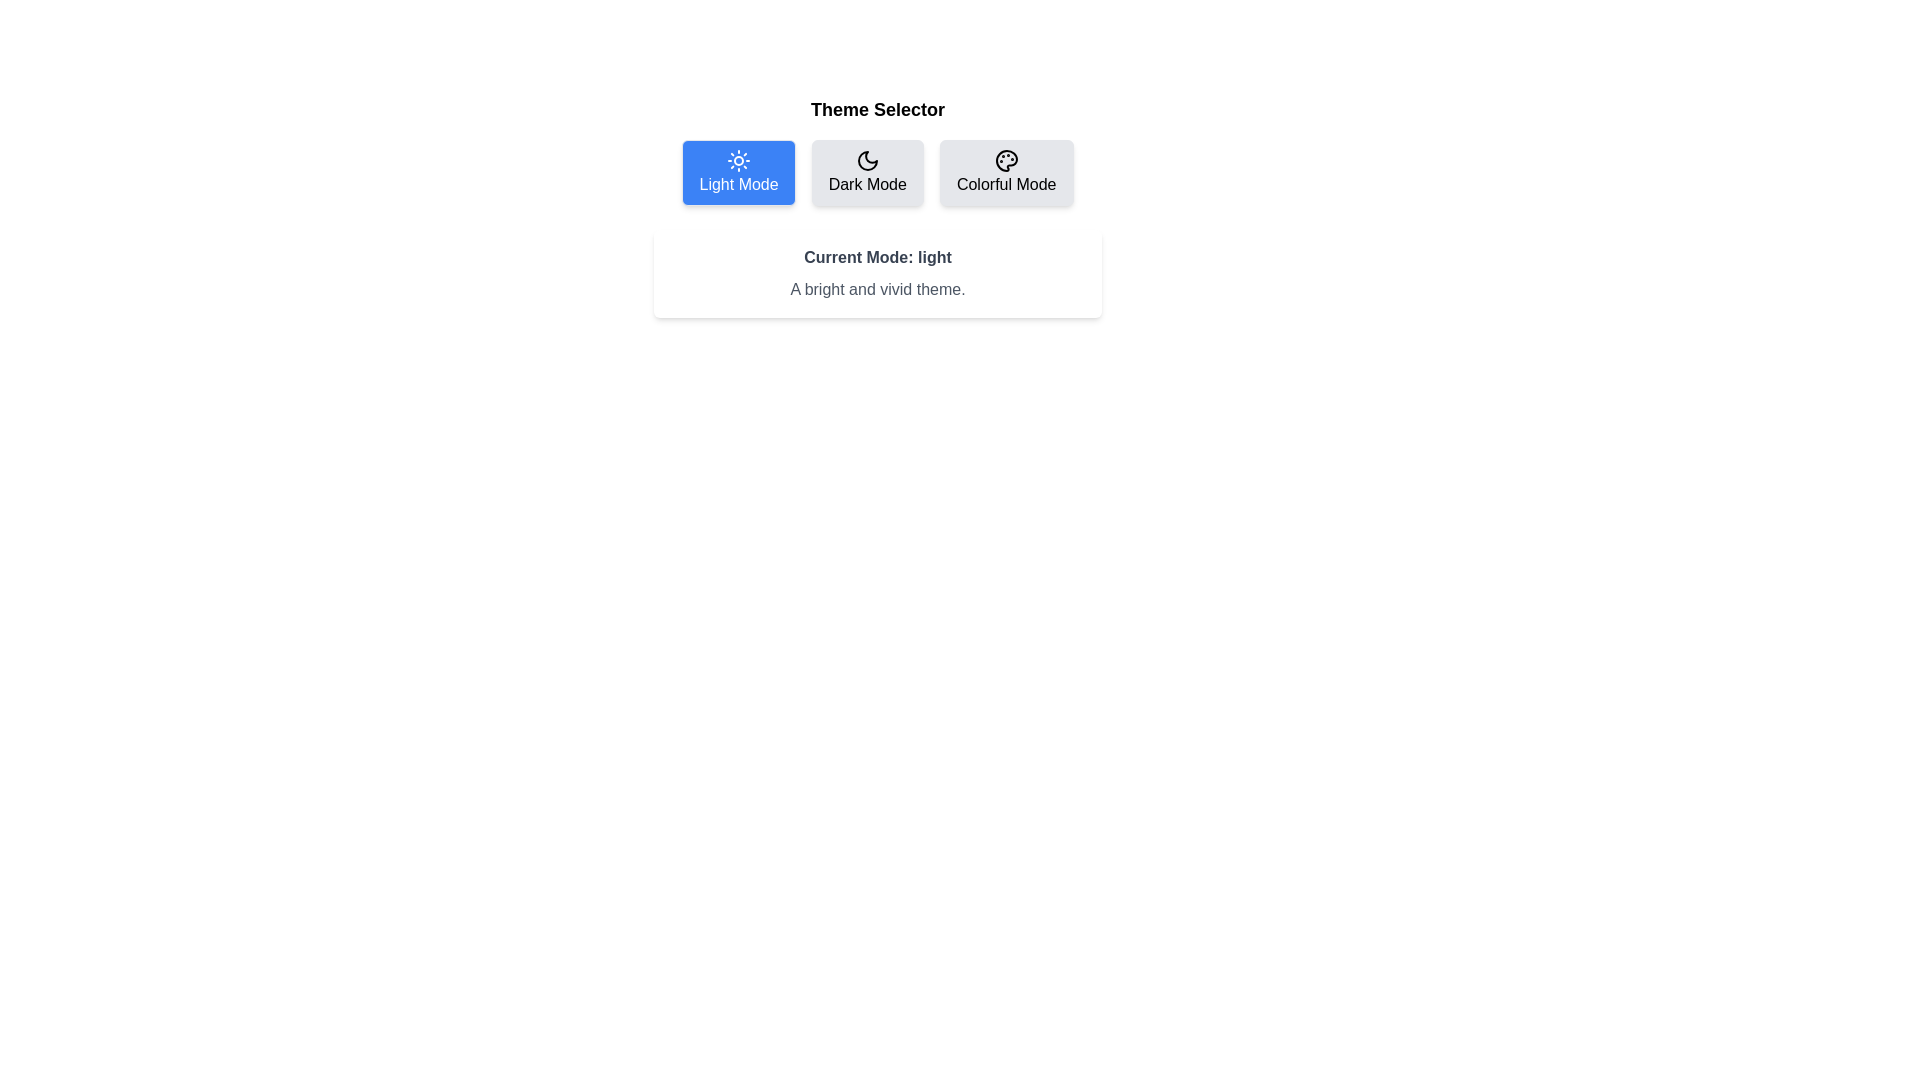  I want to click on the icon located in the upper left corner of the 'Colorful Mode' button, which serves as a visual indicator for activating the 'Colorful Mode', so click(1006, 160).